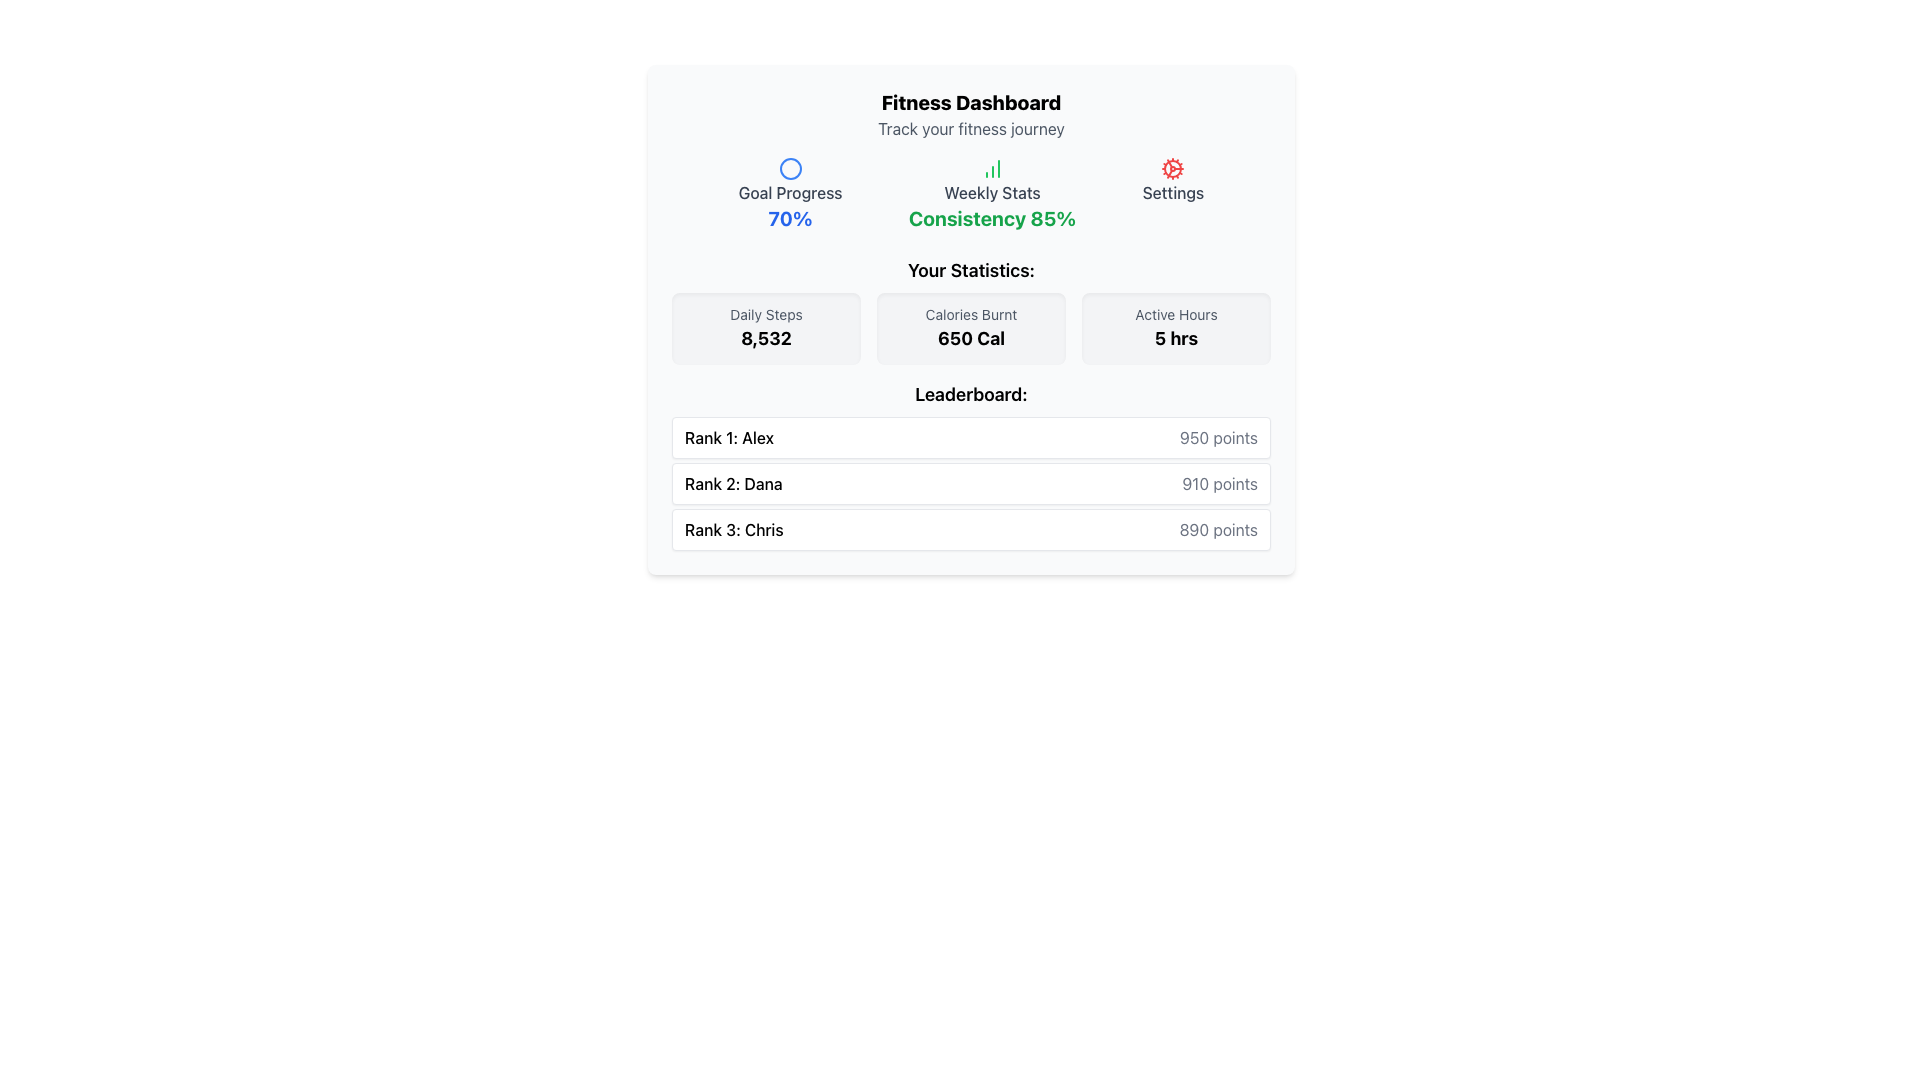 This screenshot has height=1080, width=1920. What do you see at coordinates (971, 338) in the screenshot?
I see `numeric value and unit of calories burnt displayed in the text element located under the 'Calories Burnt' section` at bounding box center [971, 338].